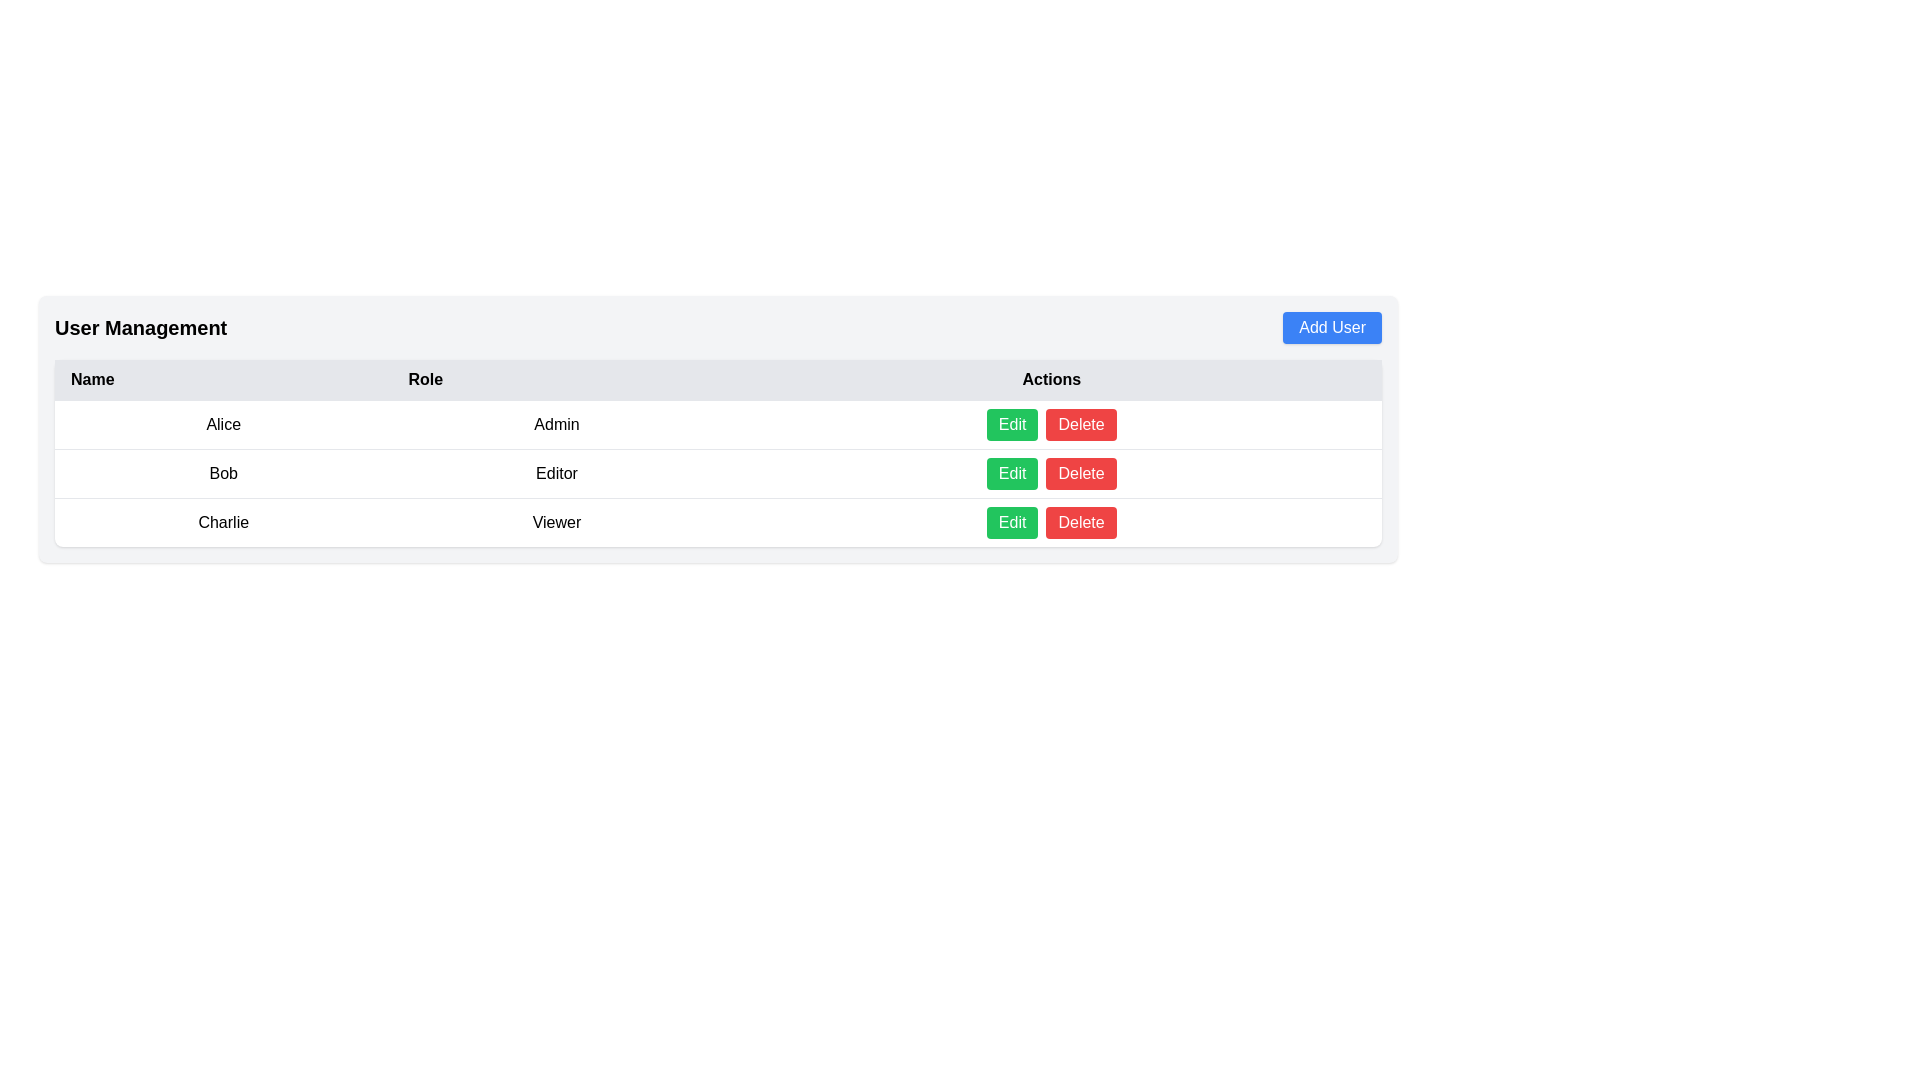  Describe the element at coordinates (1080, 474) in the screenshot. I see `the 'Delete' button with a red background and white text located in the 'Actions' column for user 'Bob'` at that location.